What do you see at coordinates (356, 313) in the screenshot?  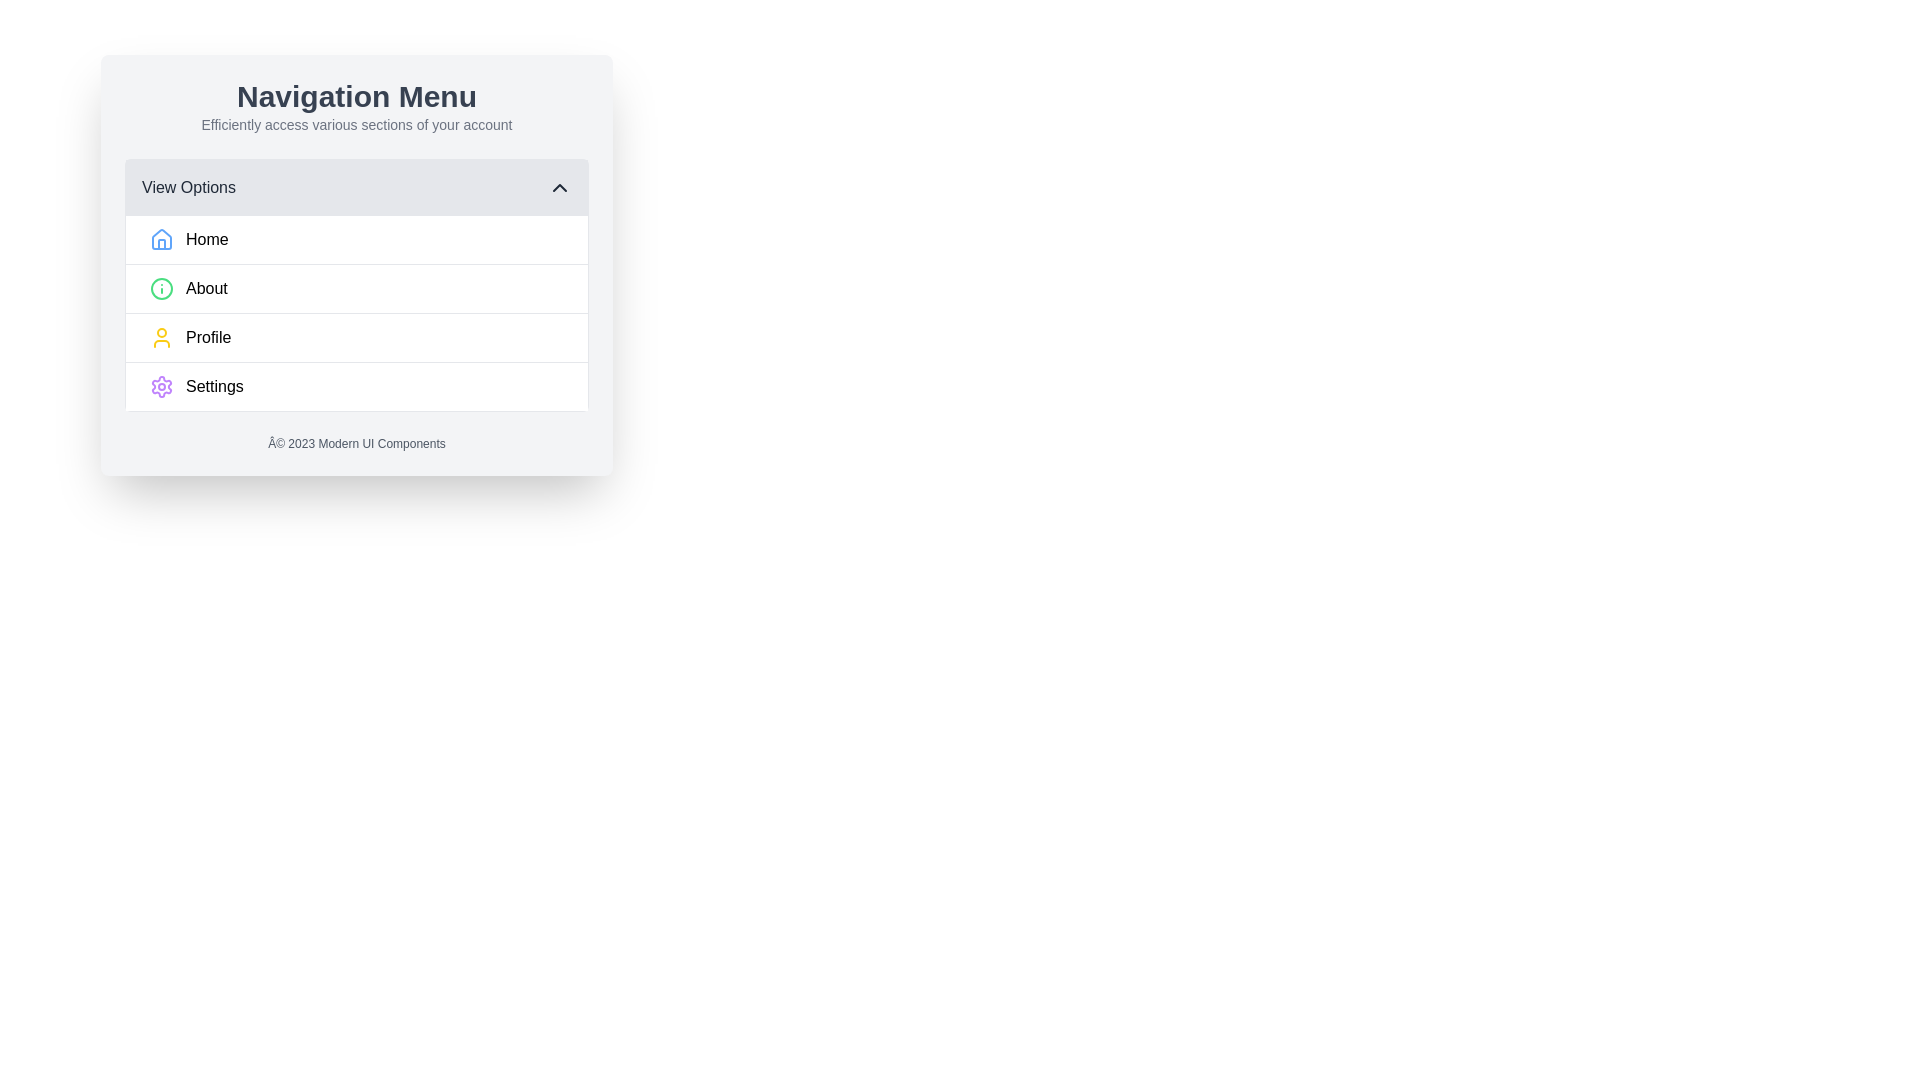 I see `over the navigation menu located below the 'View Options' header for custom actions` at bounding box center [356, 313].